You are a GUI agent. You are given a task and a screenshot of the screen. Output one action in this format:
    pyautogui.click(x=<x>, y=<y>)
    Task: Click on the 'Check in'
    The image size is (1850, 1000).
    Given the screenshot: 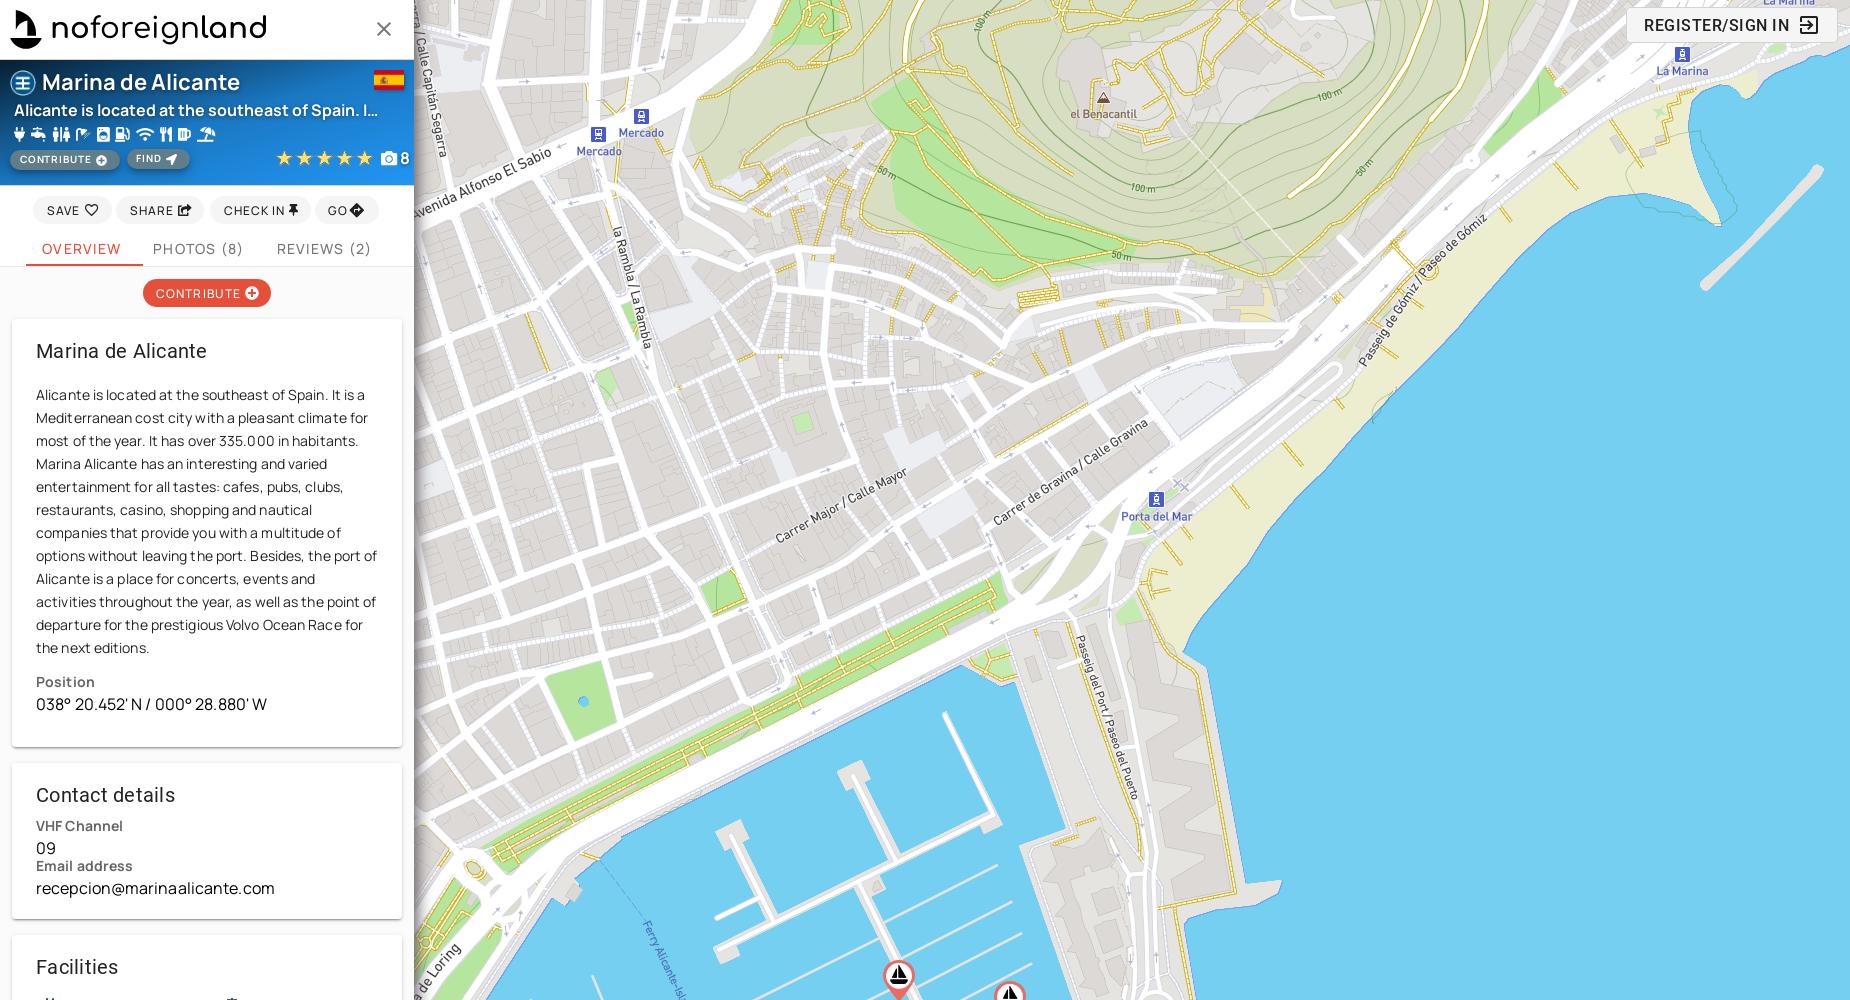 What is the action you would take?
    pyautogui.click(x=253, y=208)
    